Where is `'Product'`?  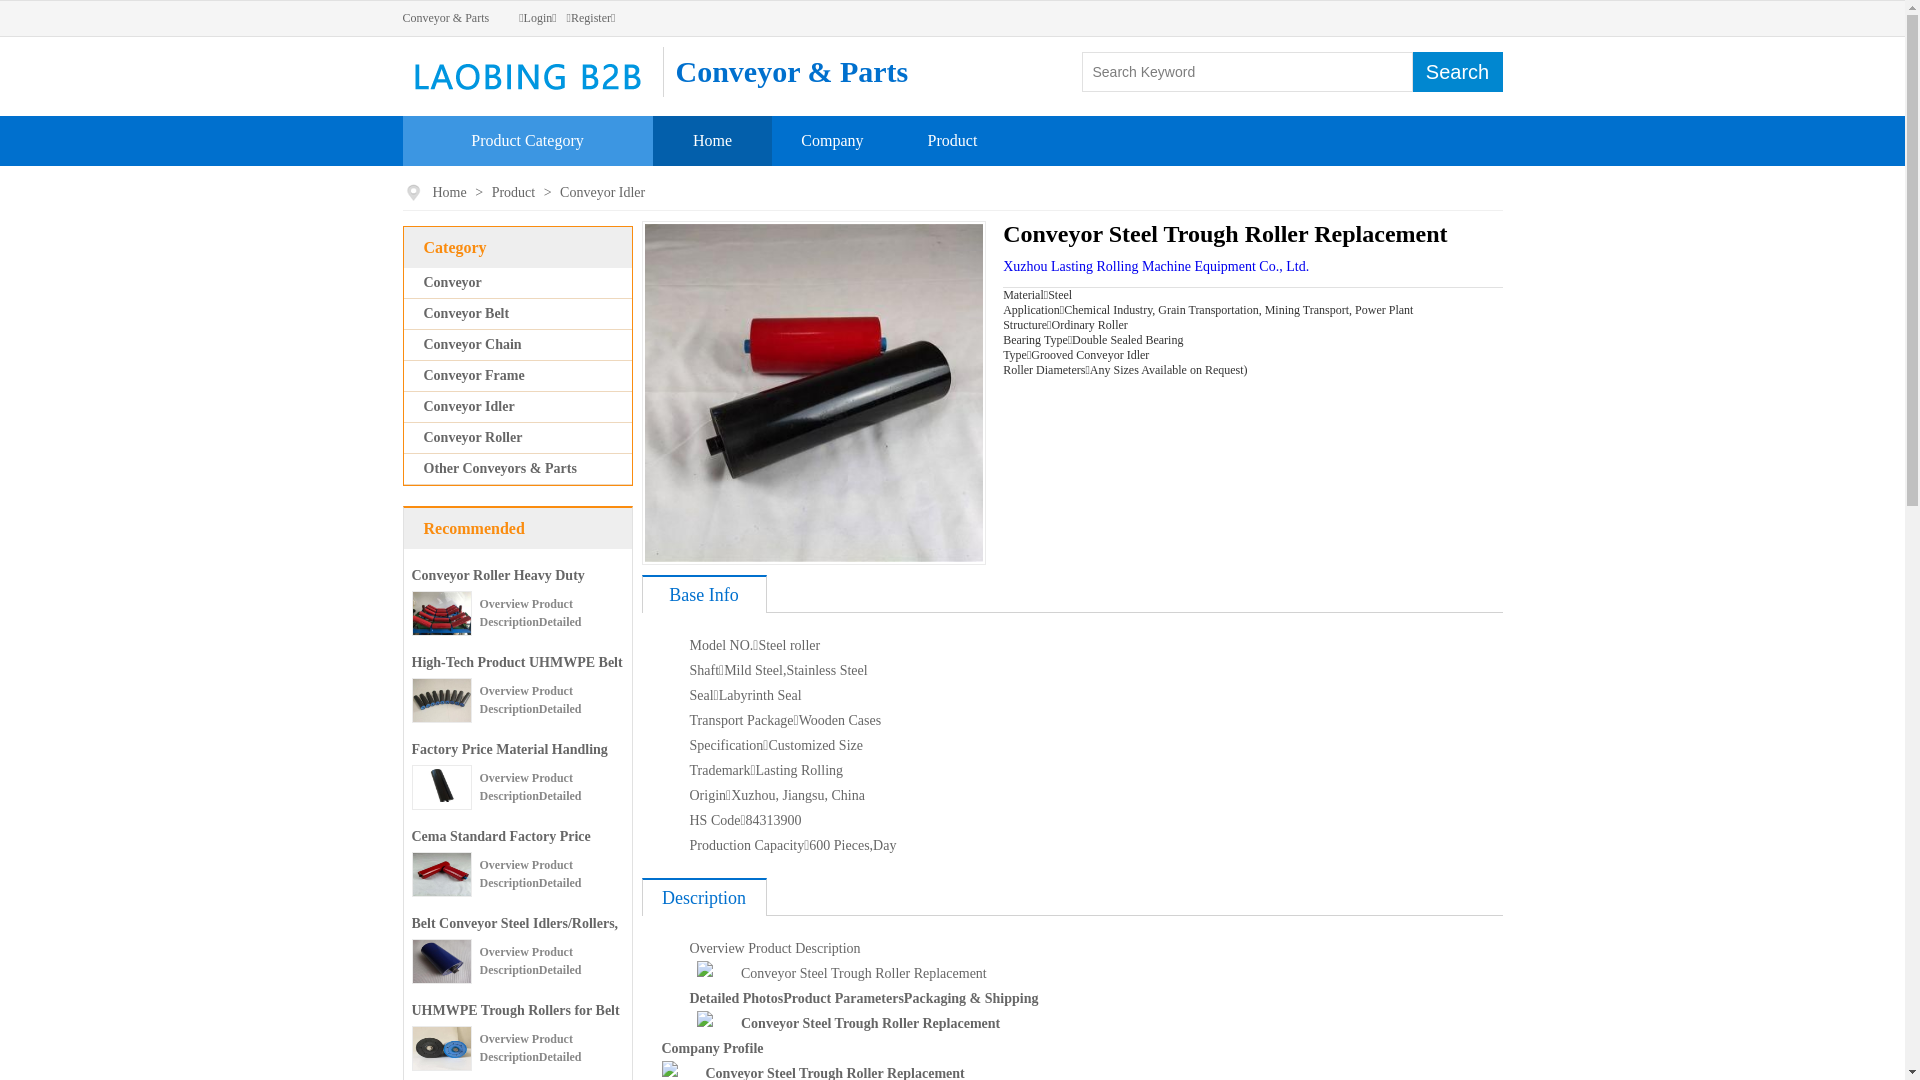 'Product' is located at coordinates (515, 192).